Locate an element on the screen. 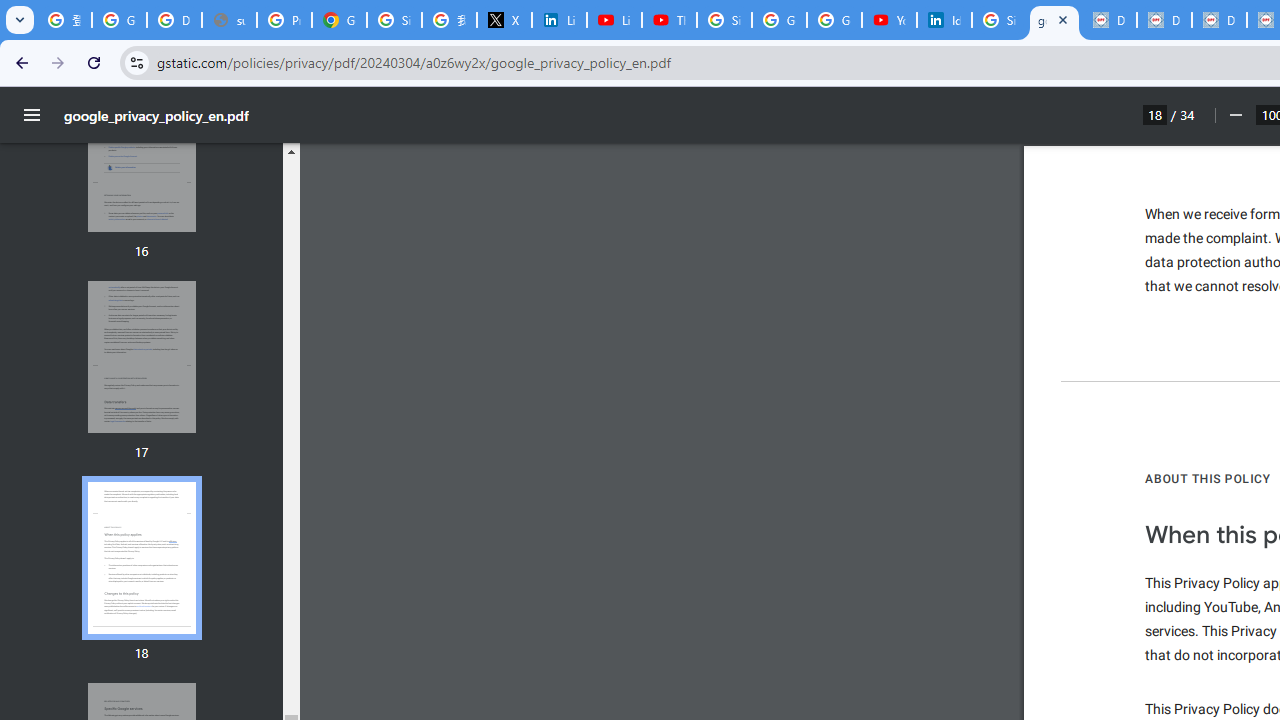 This screenshot has width=1280, height=720. 'google_privacy_policy_en.pdf' is located at coordinates (1053, 20).